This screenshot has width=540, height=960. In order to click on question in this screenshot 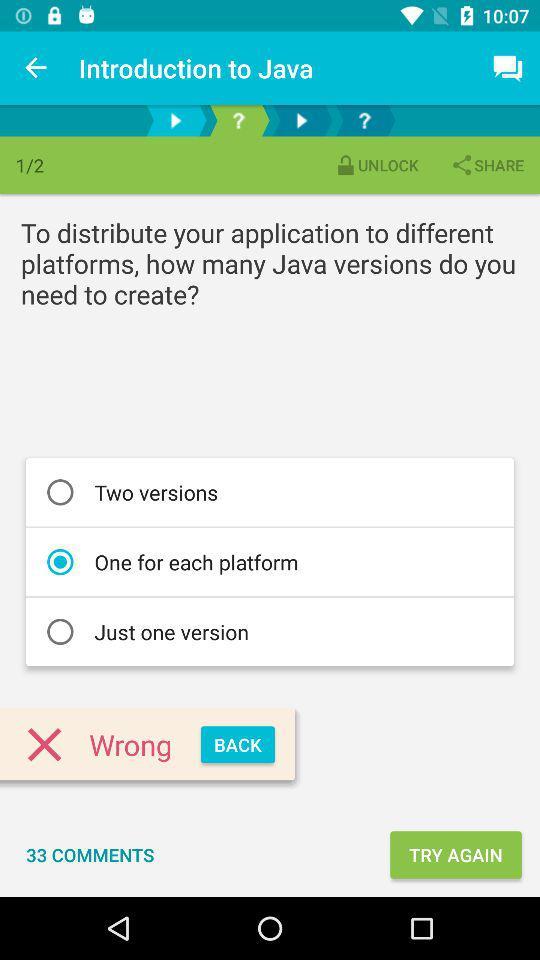, I will do `click(238, 120)`.